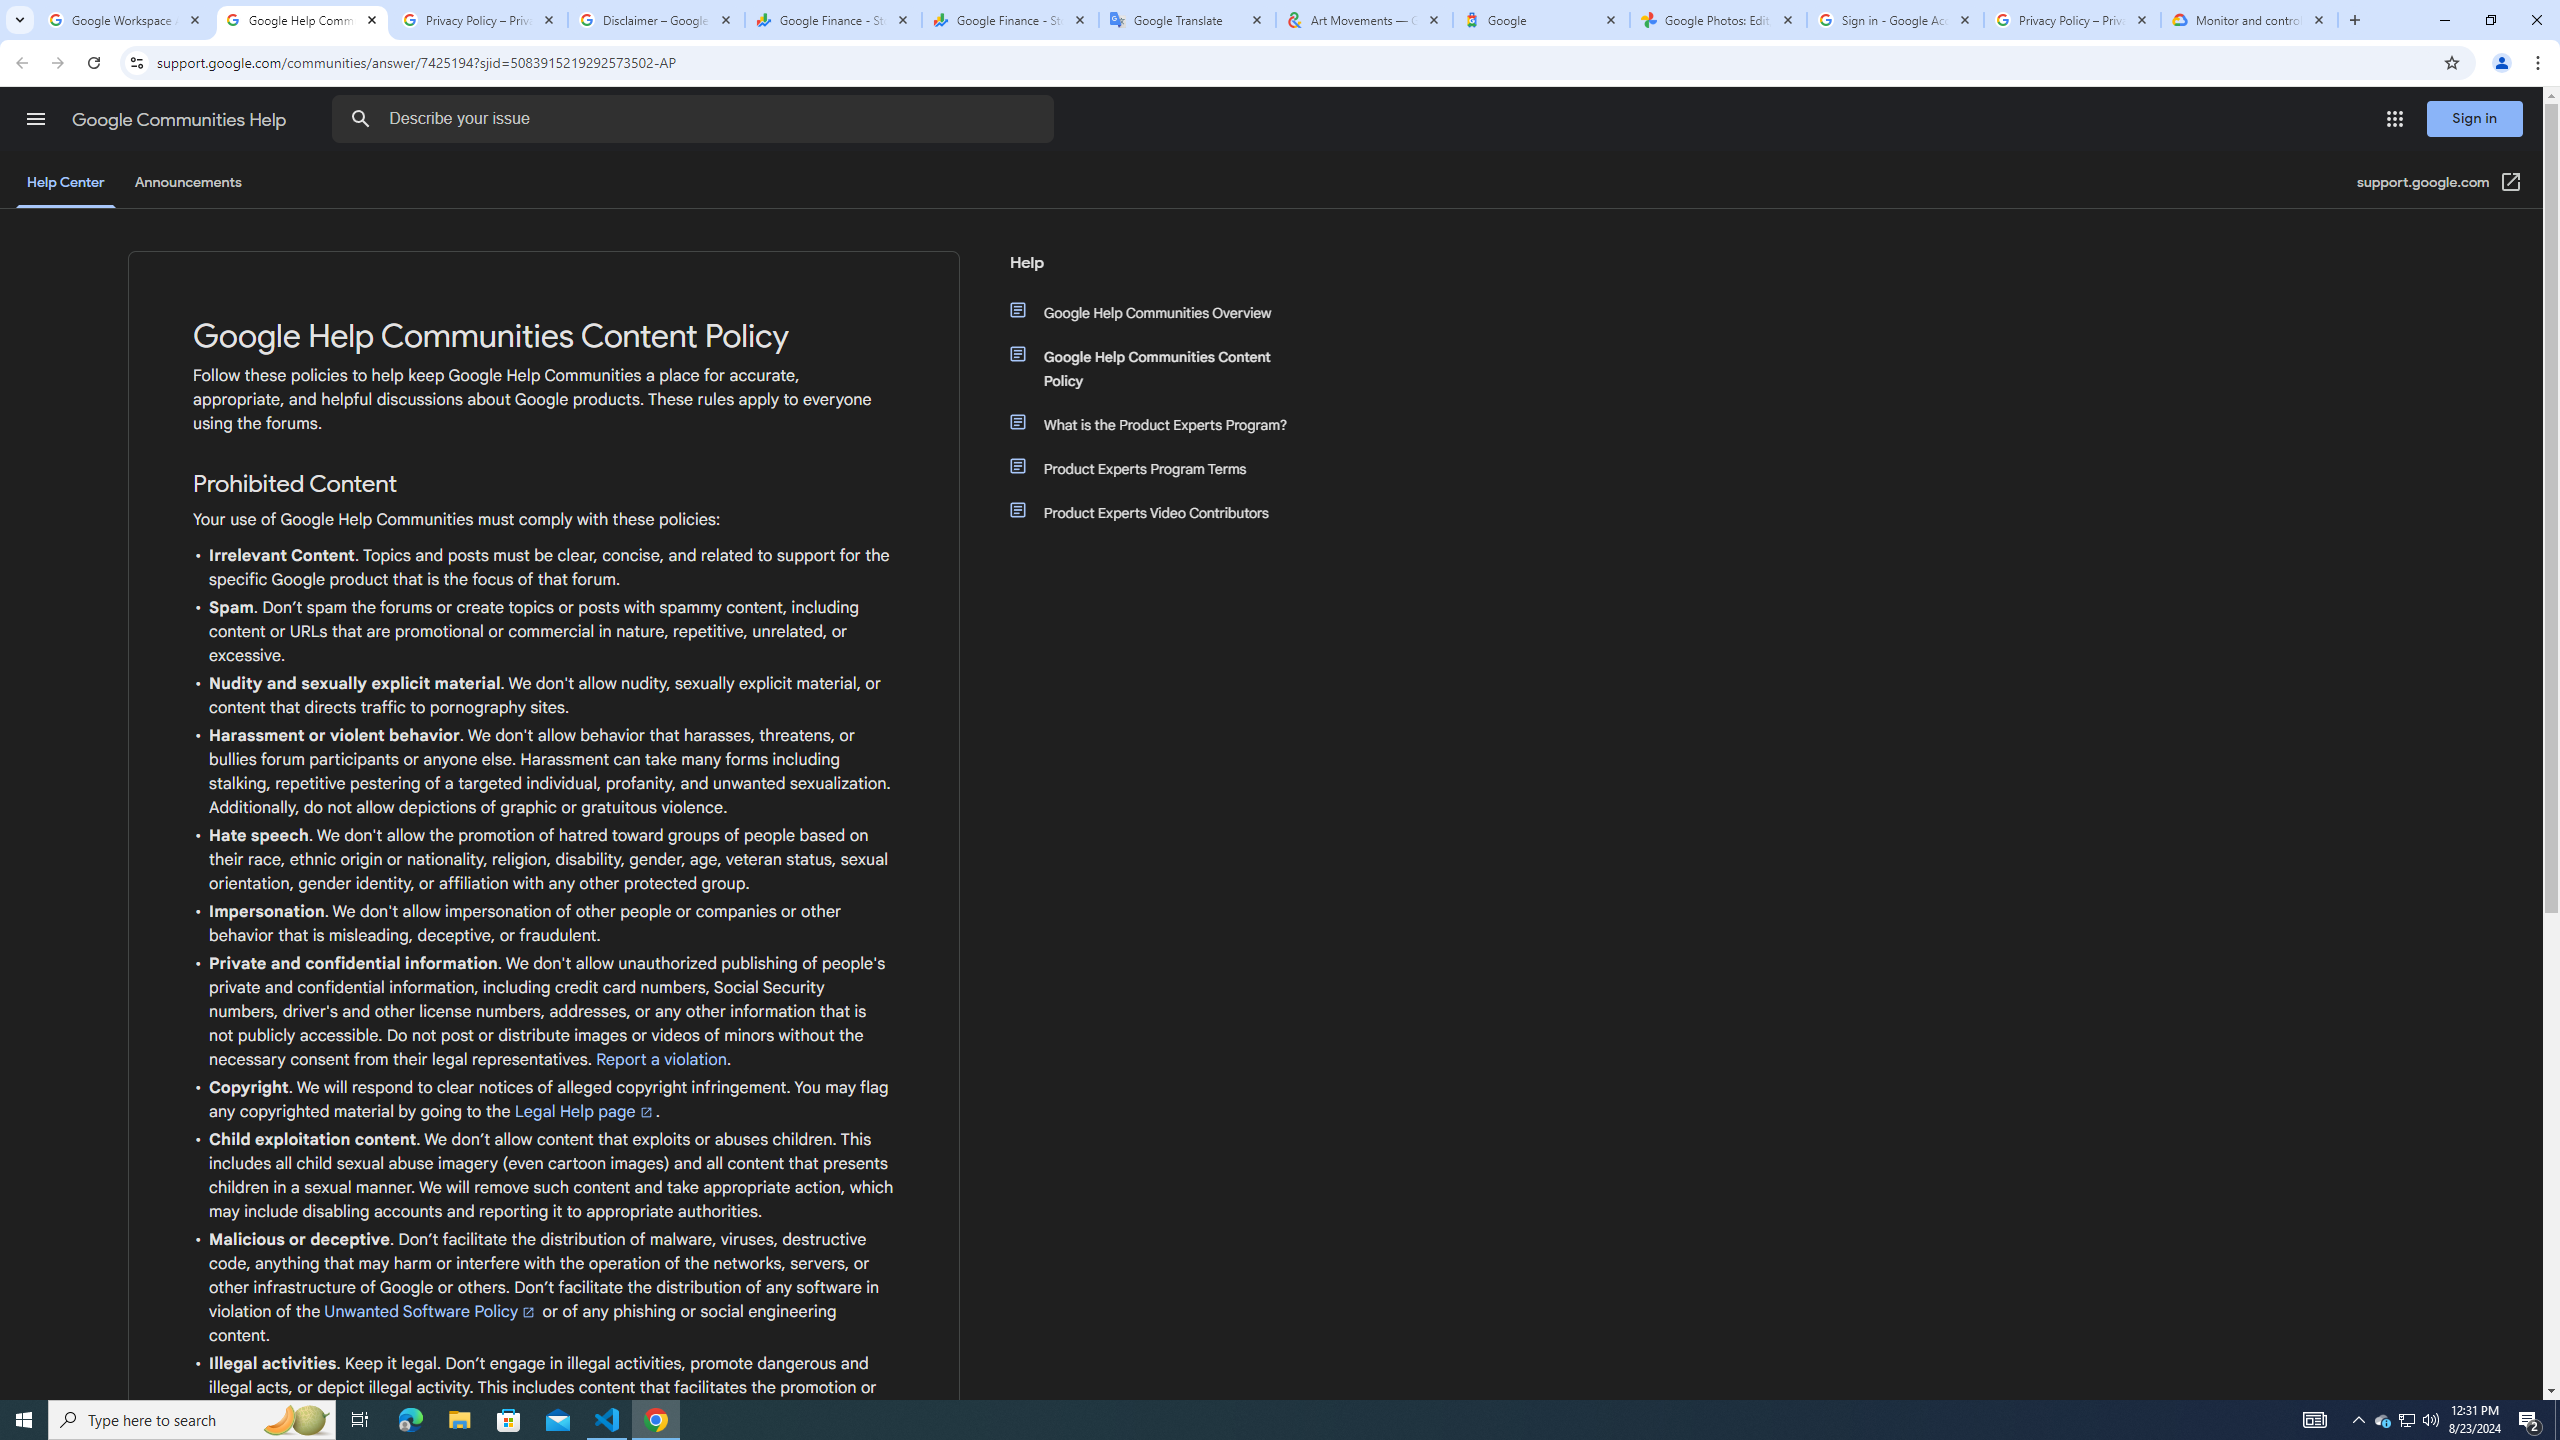 This screenshot has height=1440, width=2560. What do you see at coordinates (1186, 19) in the screenshot?
I see `'Google Translate'` at bounding box center [1186, 19].